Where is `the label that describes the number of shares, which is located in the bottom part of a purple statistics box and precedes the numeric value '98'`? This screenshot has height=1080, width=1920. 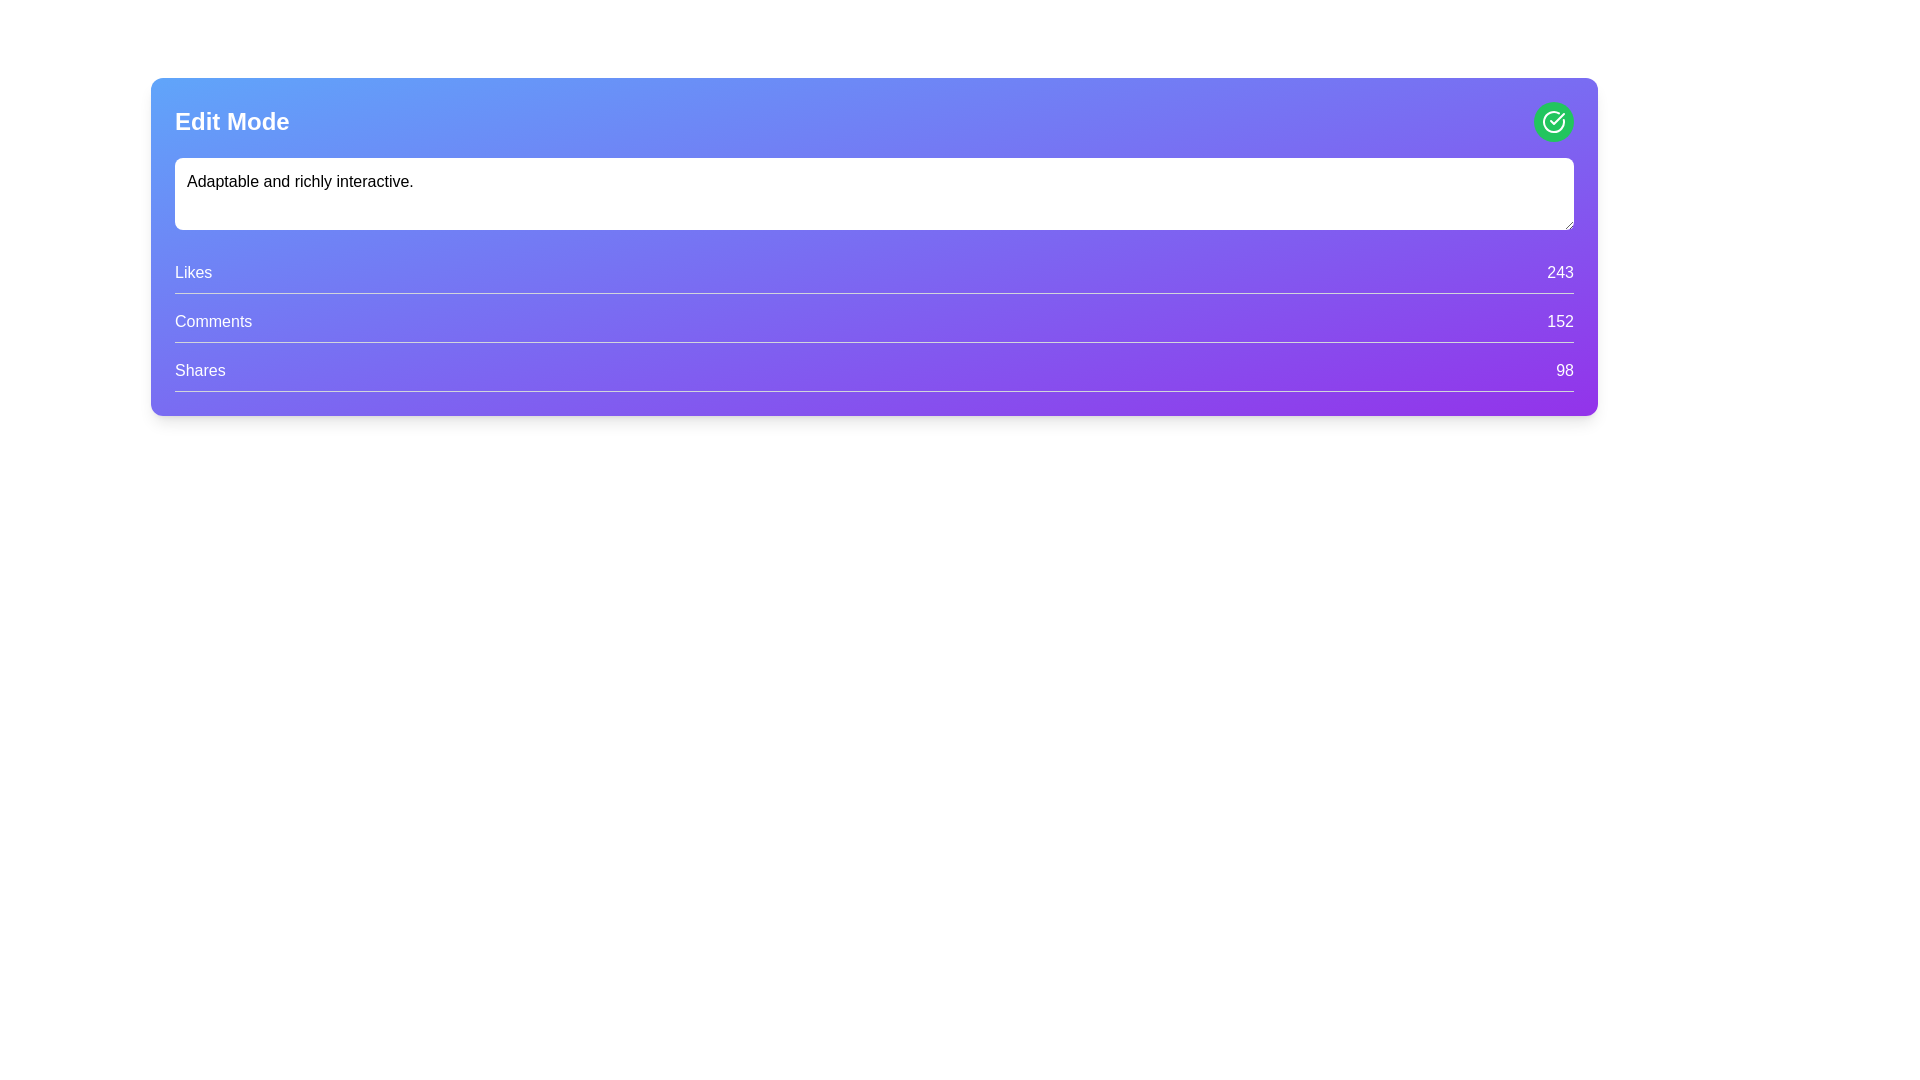
the label that describes the number of shares, which is located in the bottom part of a purple statistics box and precedes the numeric value '98' is located at coordinates (200, 370).